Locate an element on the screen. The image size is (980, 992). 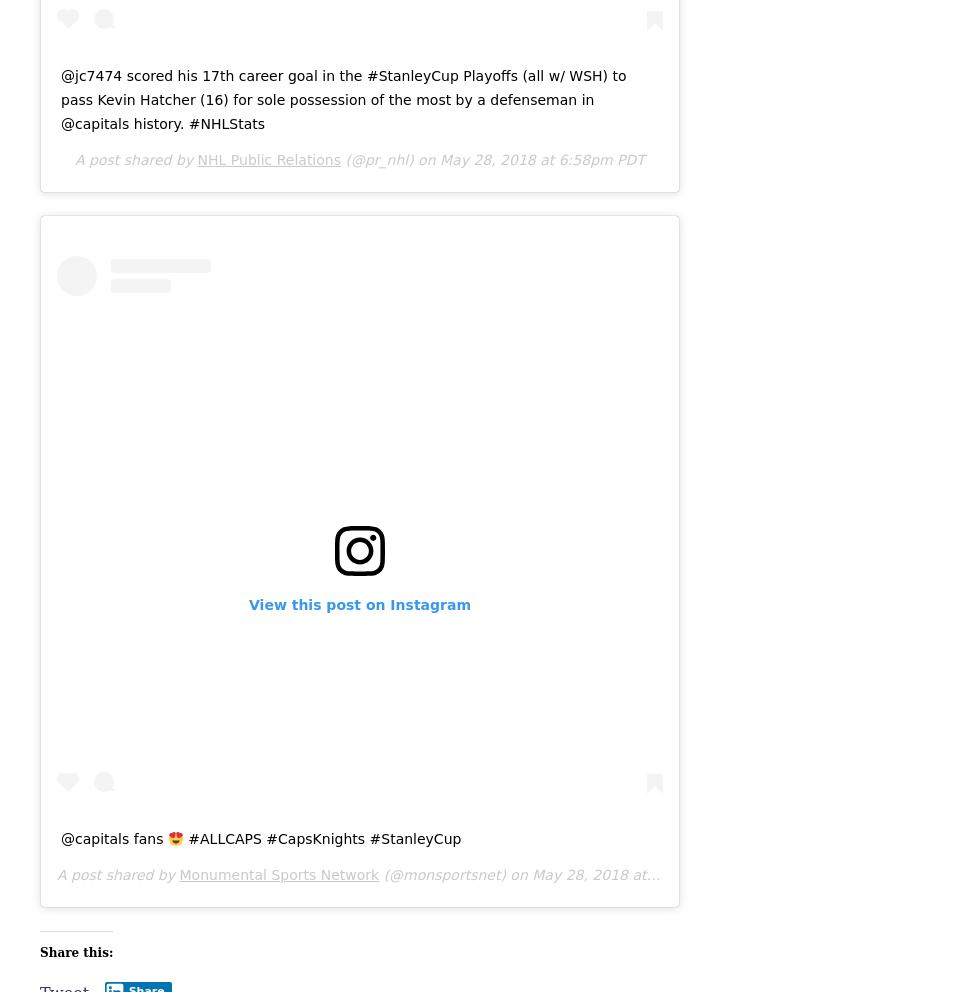
'@jc7474 scored his 17th career goal in the #StanleyCup Playoffs (all w/ WSH) to pass Kevin Hatcher (16) for sole possession of the most by a defenseman in @capitals history. #NHLStats' is located at coordinates (343, 98).